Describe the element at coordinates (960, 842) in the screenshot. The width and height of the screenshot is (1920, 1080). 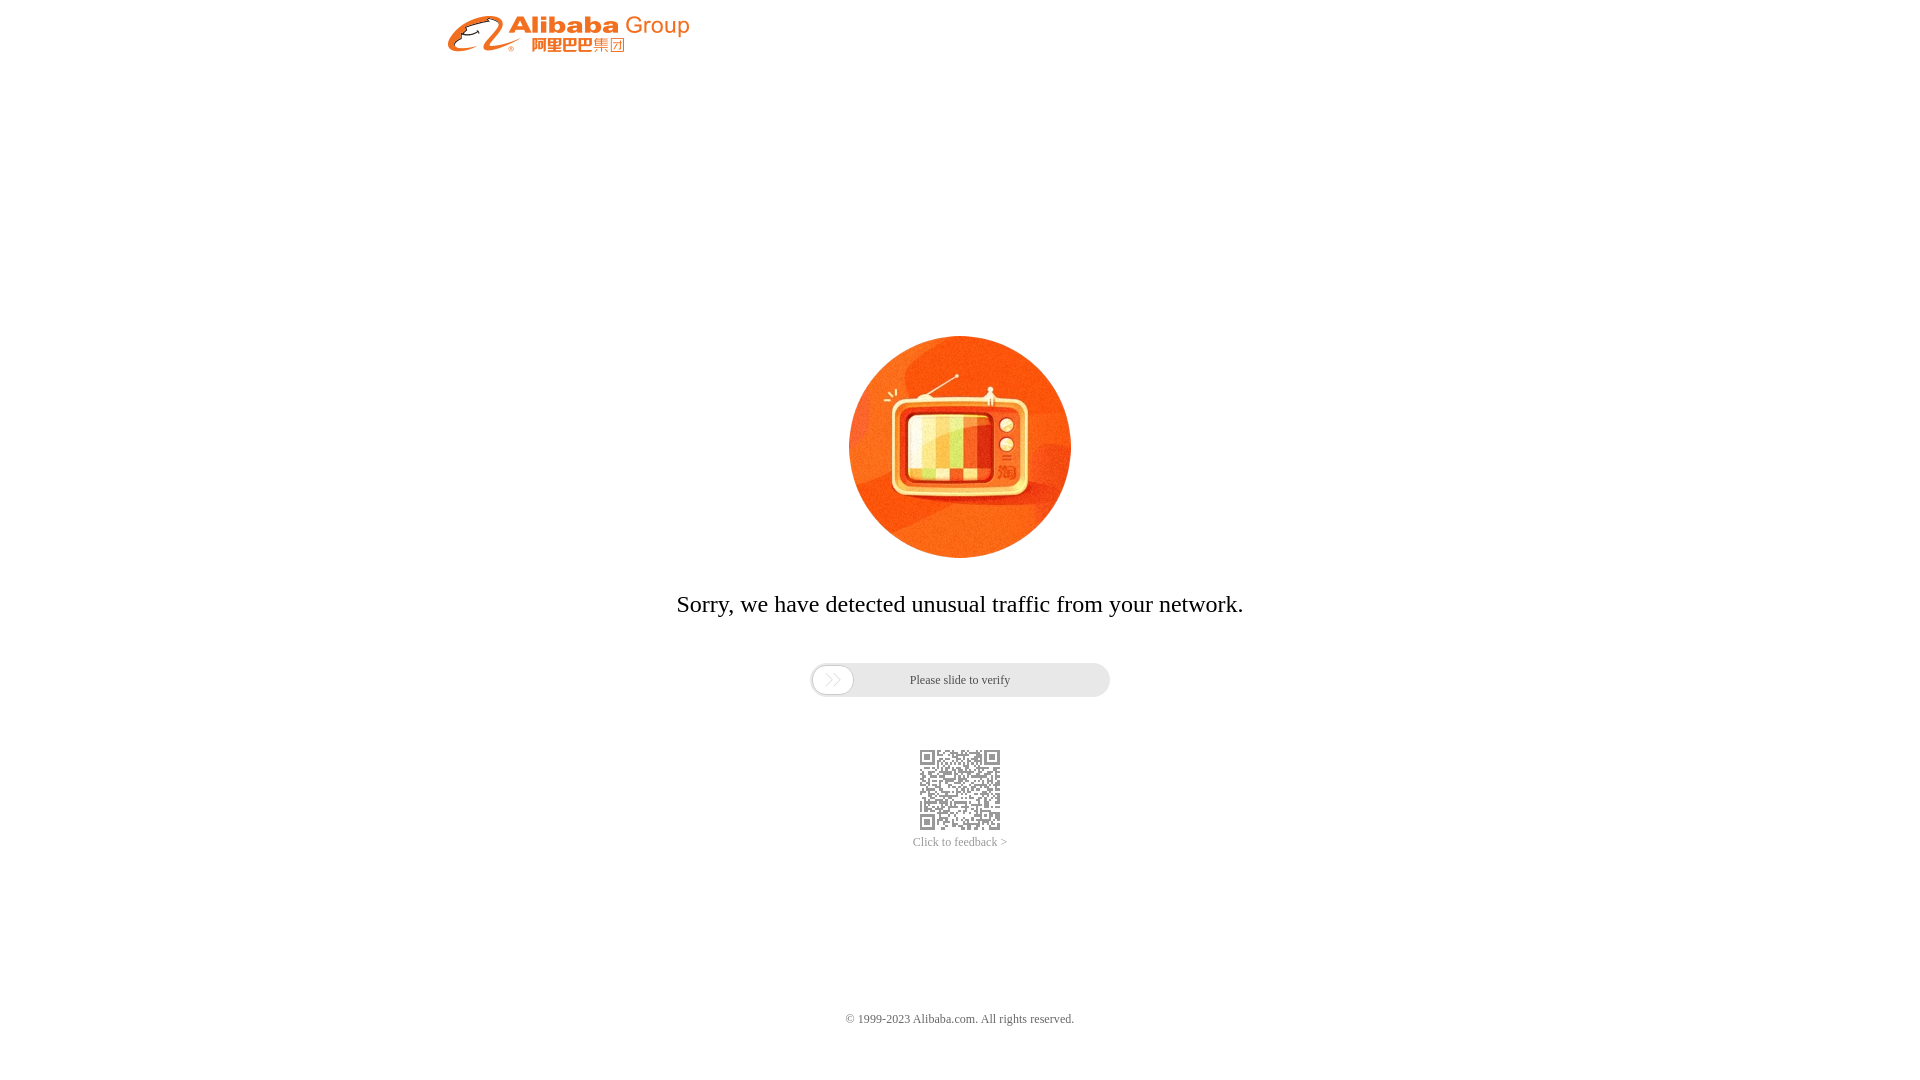
I see `'Click to feedback >'` at that location.